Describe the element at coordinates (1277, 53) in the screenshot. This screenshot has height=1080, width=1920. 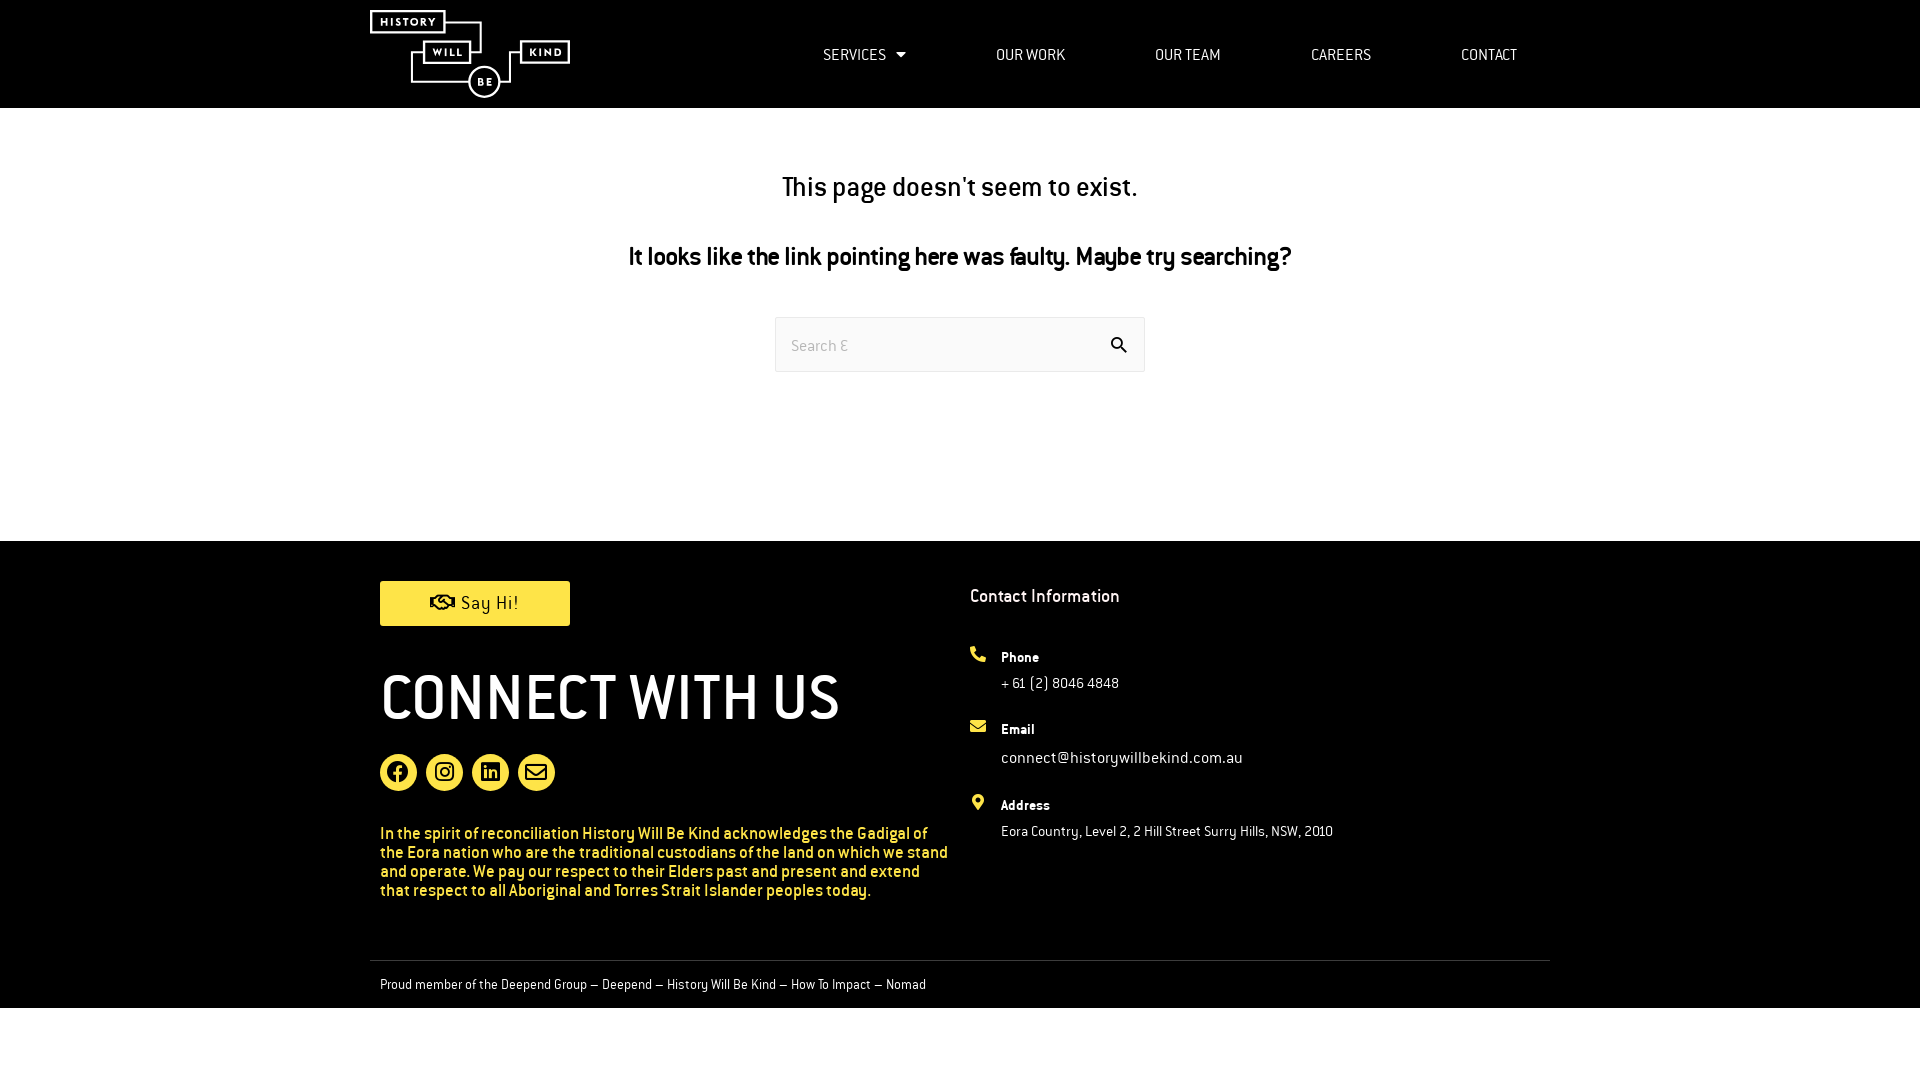
I see `'CAREERS'` at that location.